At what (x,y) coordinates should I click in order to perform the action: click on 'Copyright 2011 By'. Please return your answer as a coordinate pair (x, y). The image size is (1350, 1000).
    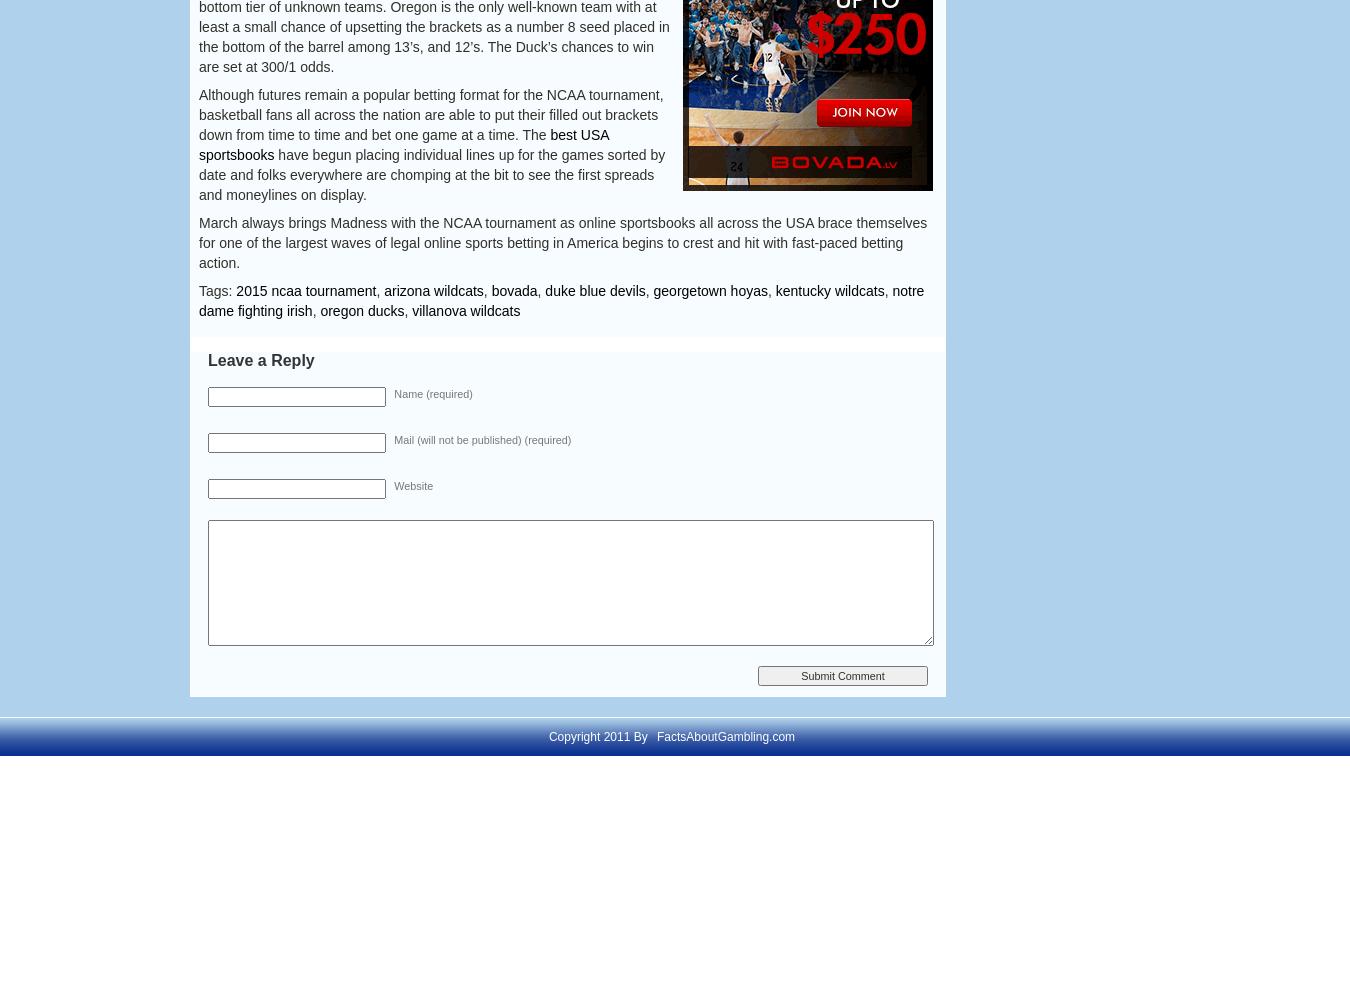
    Looking at the image, I should click on (599, 736).